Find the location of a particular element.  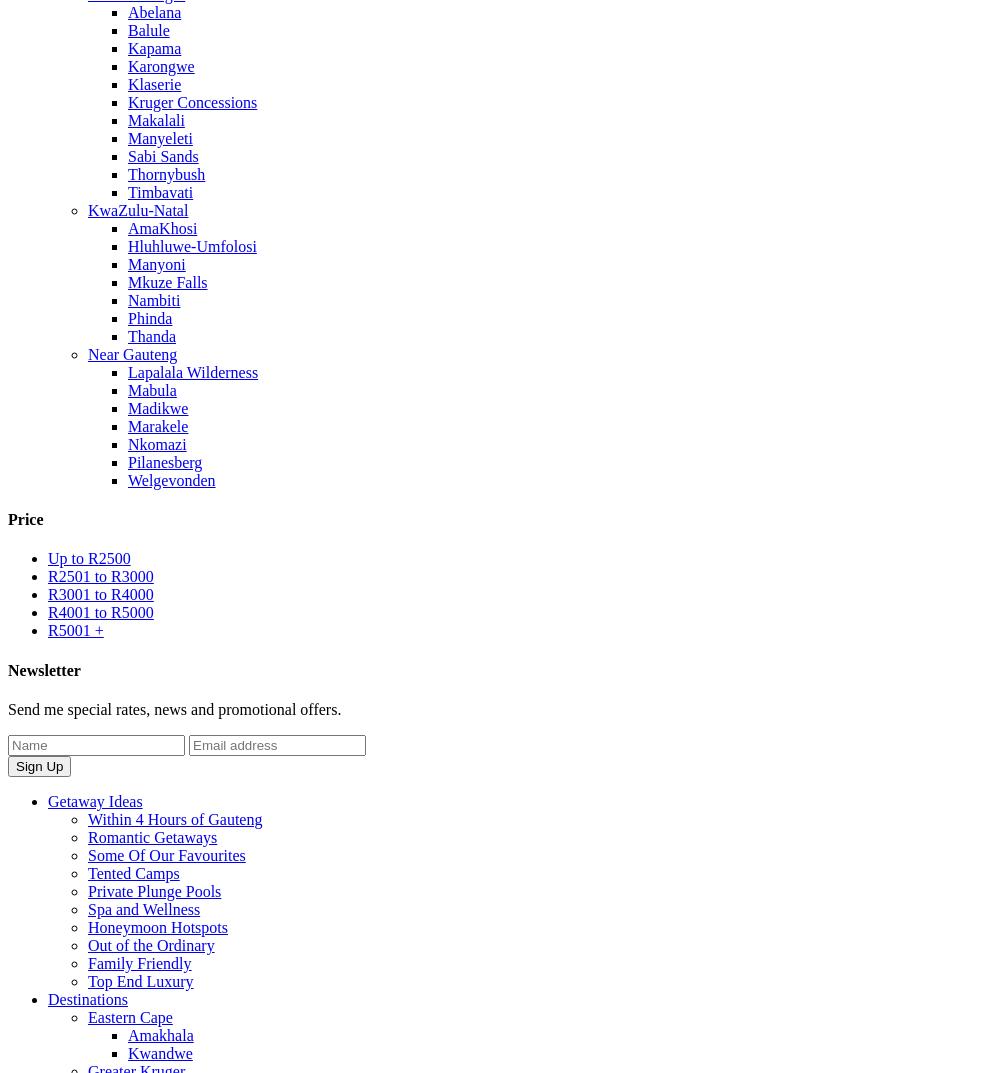

'Makalali' is located at coordinates (154, 119).